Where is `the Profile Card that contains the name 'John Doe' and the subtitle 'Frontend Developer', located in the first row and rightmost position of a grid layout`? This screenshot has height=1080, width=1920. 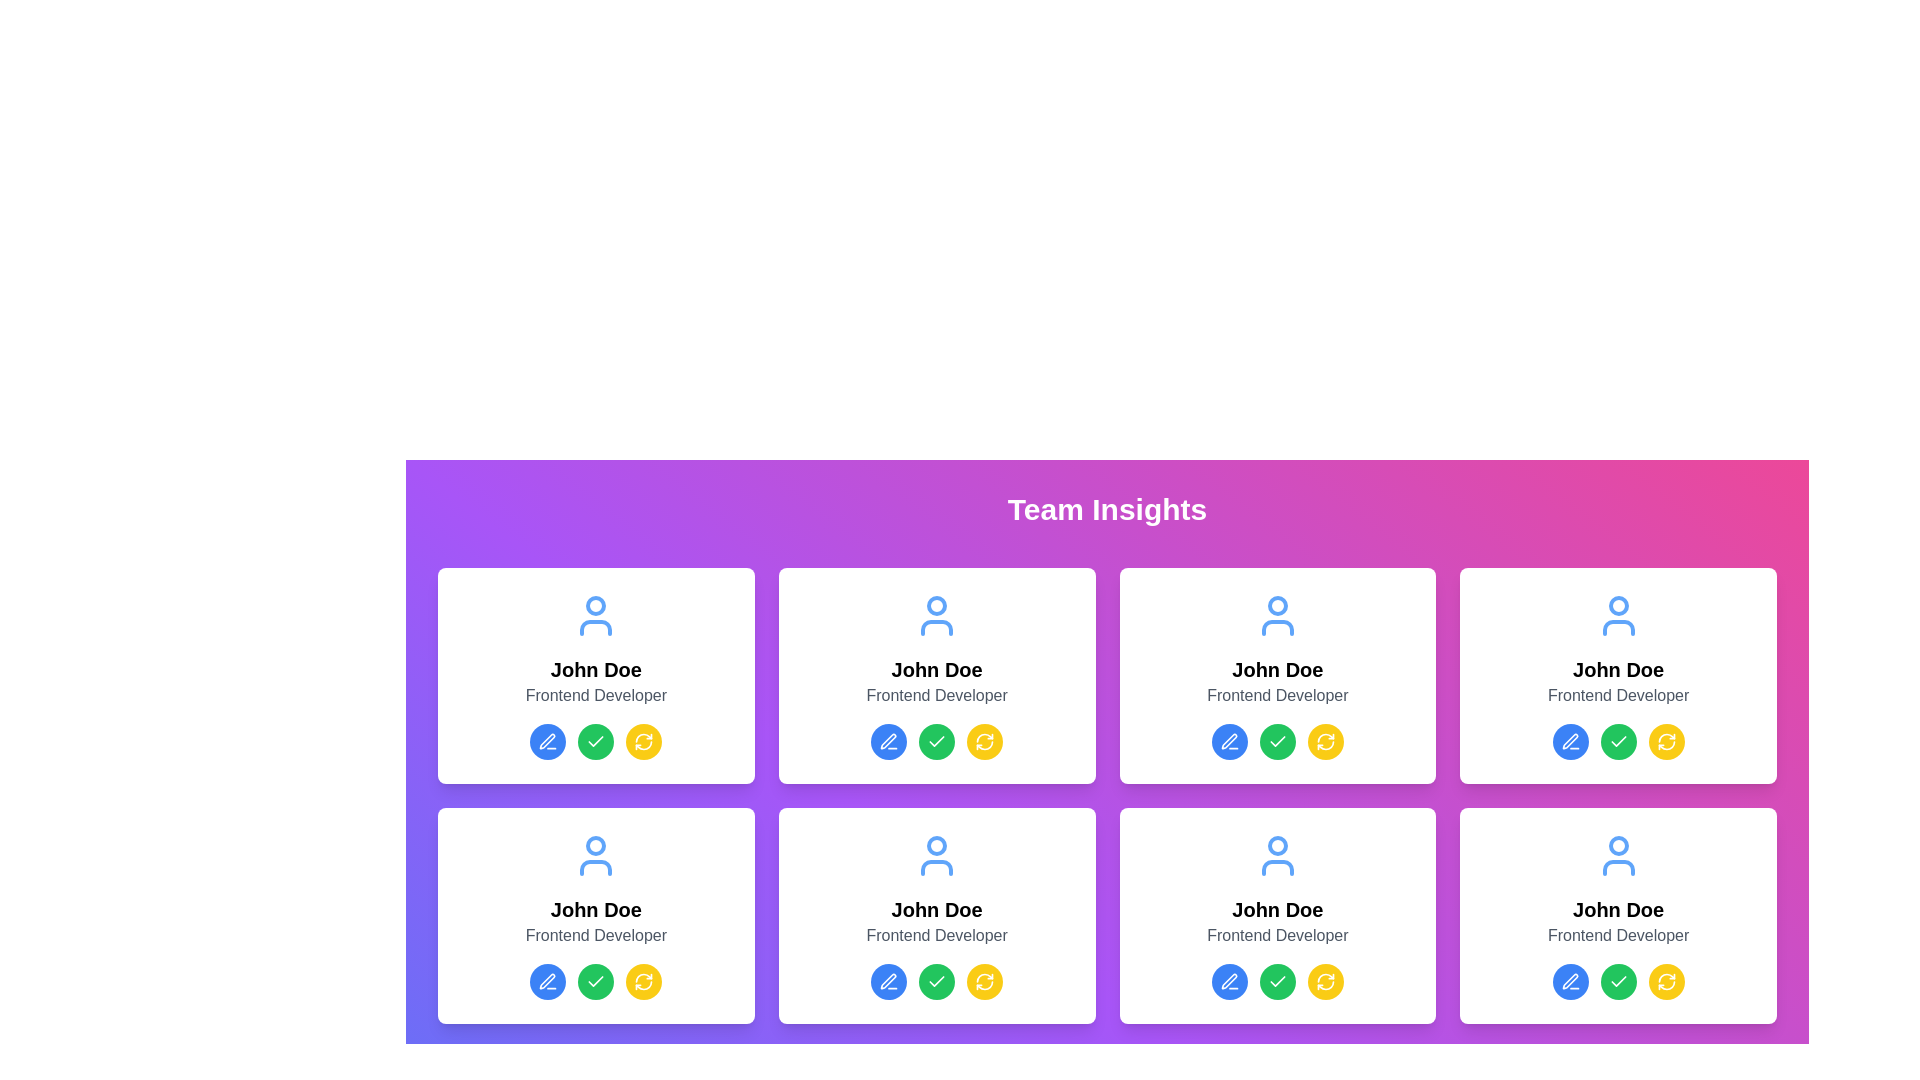
the Profile Card that contains the name 'John Doe' and the subtitle 'Frontend Developer', located in the first row and rightmost position of a grid layout is located at coordinates (1618, 675).